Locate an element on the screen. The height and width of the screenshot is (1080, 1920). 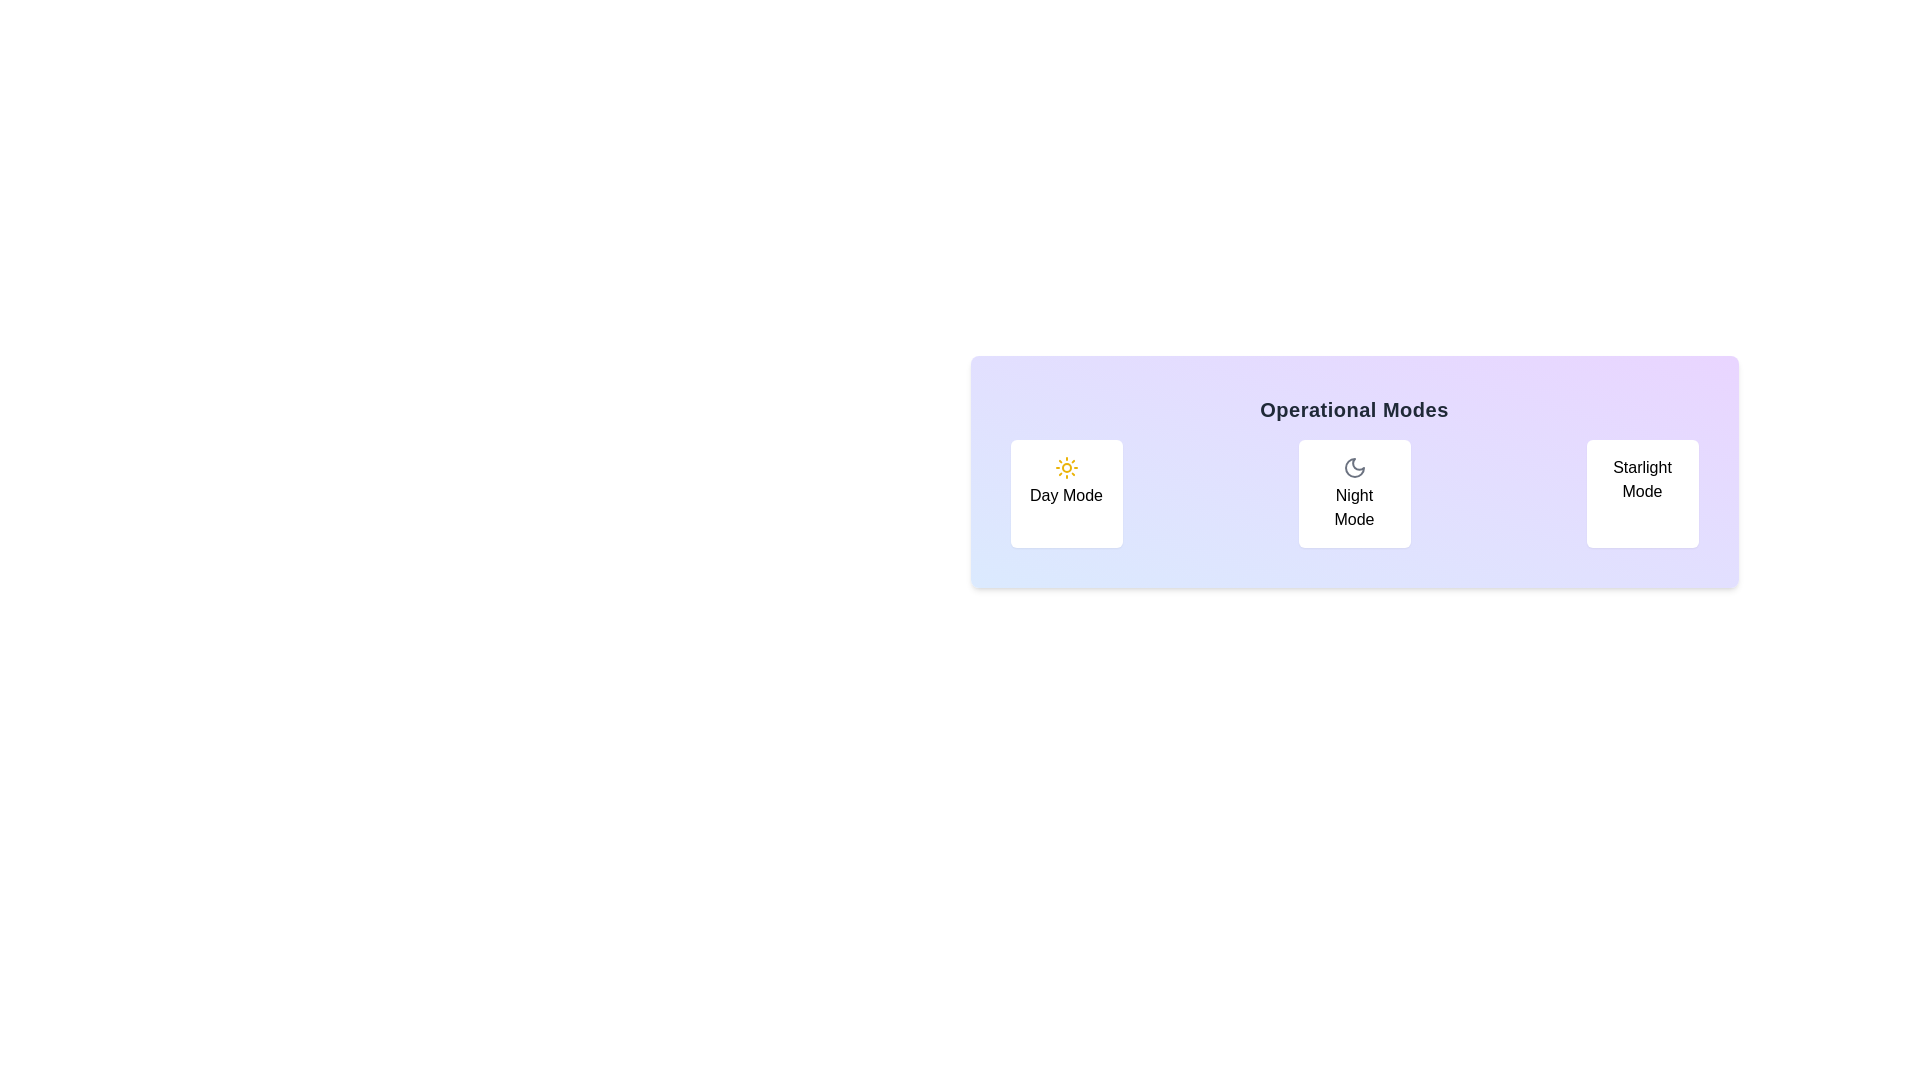
the button labeled Starlight Mode to observe the hover effect is located at coordinates (1642, 493).